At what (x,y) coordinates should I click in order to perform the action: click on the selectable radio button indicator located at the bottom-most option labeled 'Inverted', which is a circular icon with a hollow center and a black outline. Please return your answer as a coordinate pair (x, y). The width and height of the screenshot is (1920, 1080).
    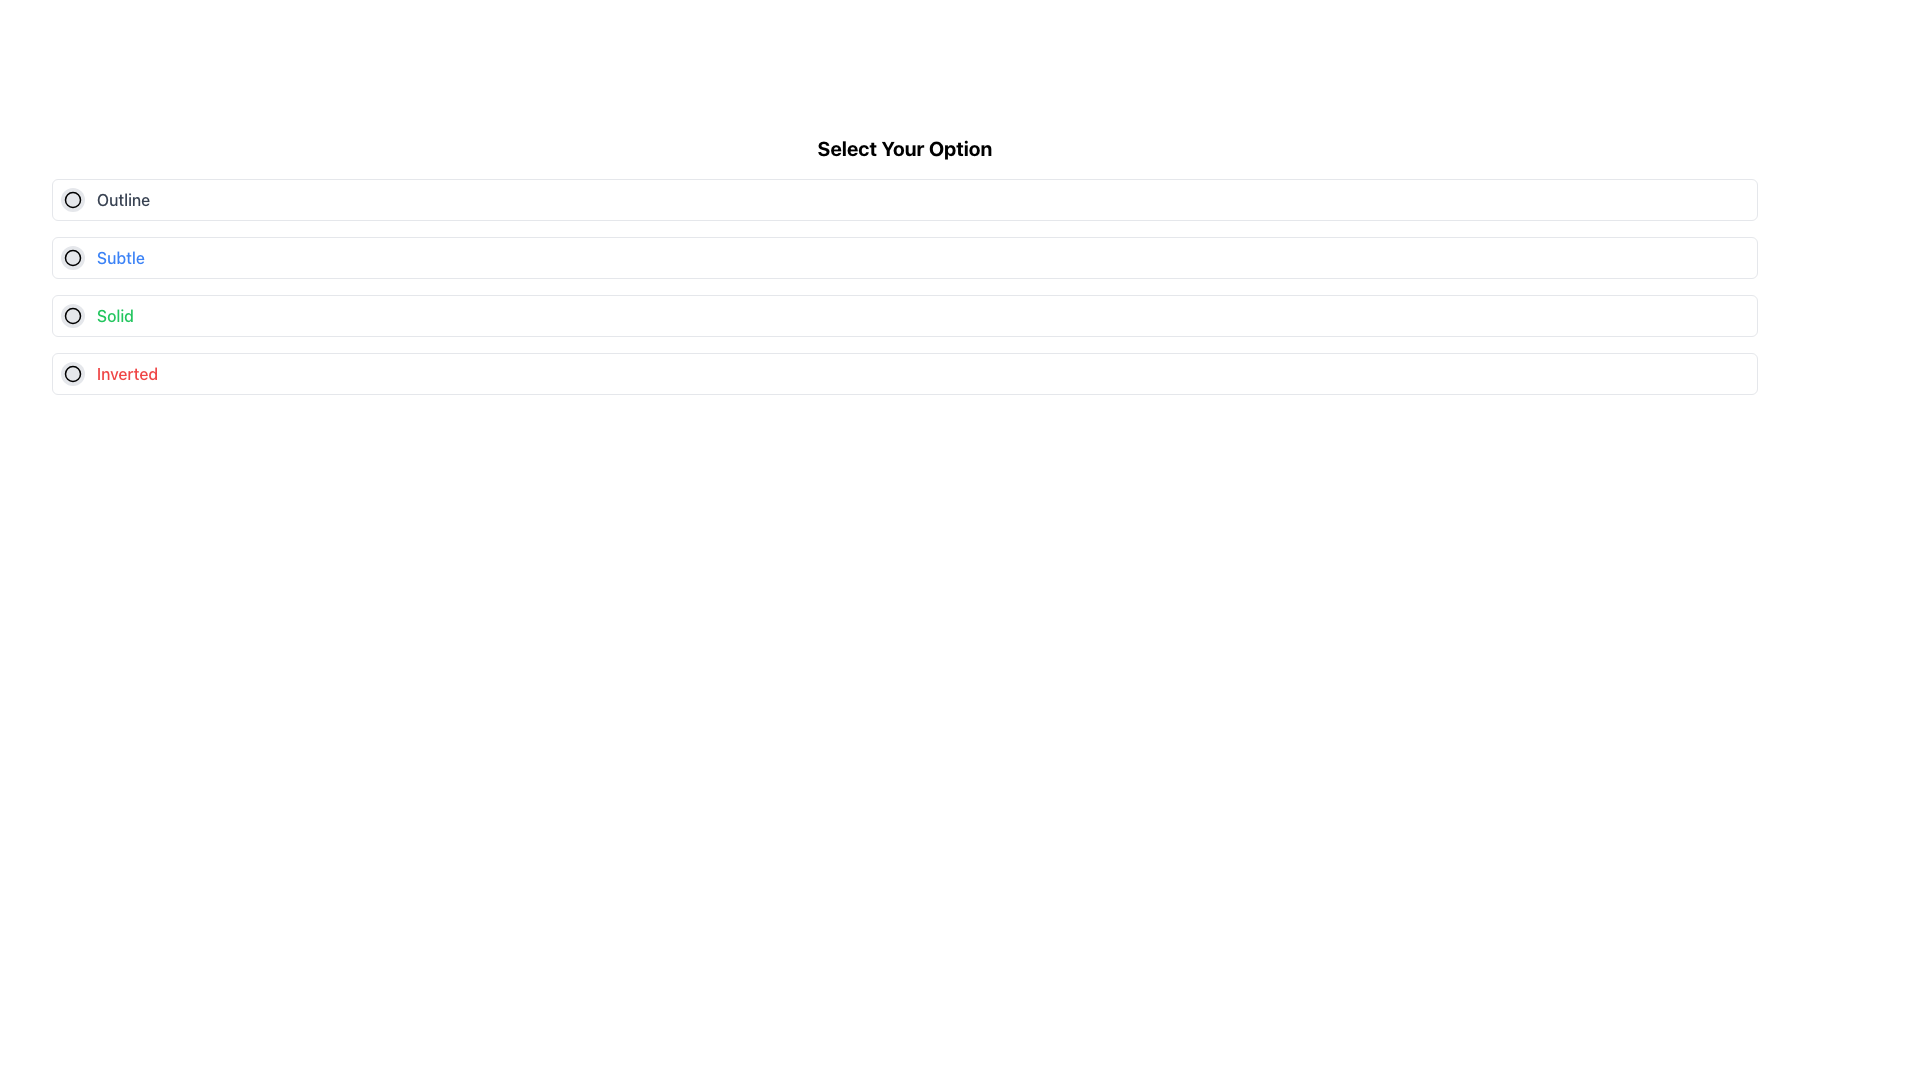
    Looking at the image, I should click on (72, 374).